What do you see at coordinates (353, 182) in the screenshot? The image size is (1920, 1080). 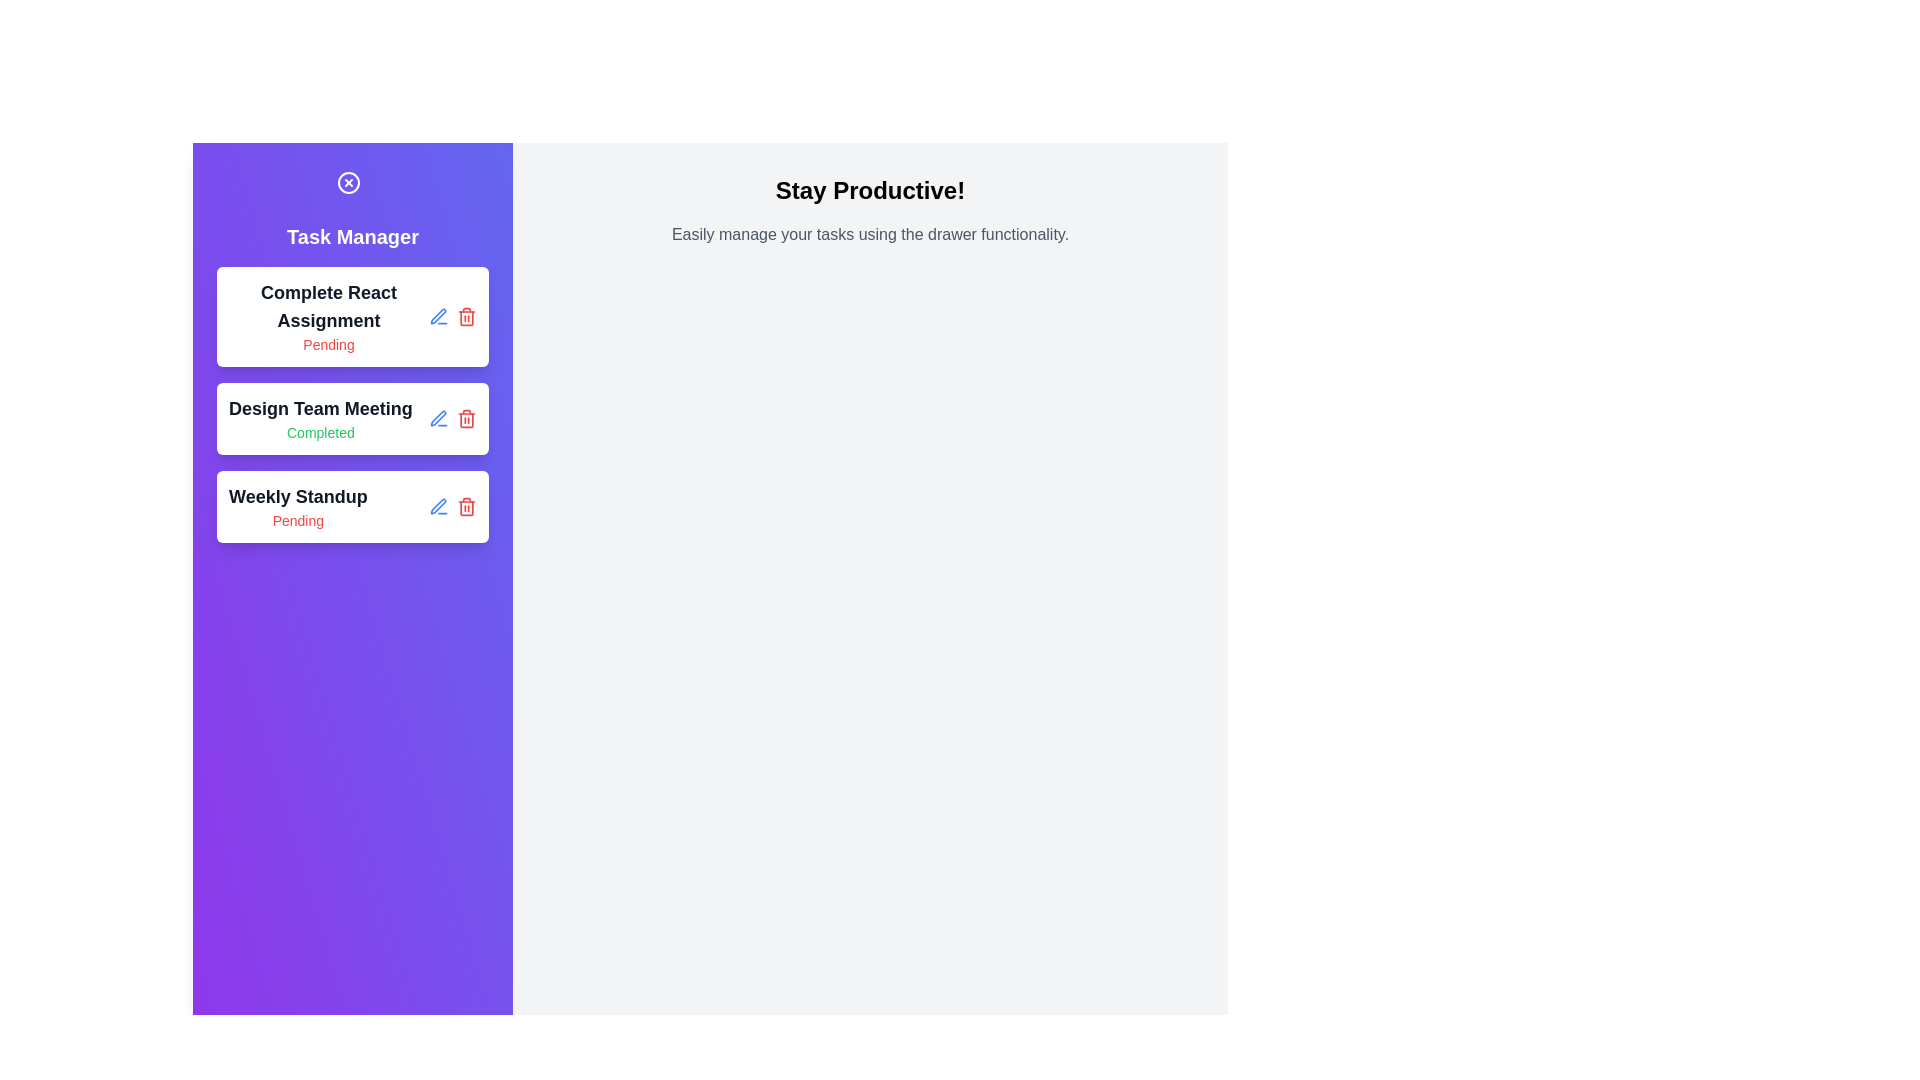 I see `the toggle button to close the drawer` at bounding box center [353, 182].